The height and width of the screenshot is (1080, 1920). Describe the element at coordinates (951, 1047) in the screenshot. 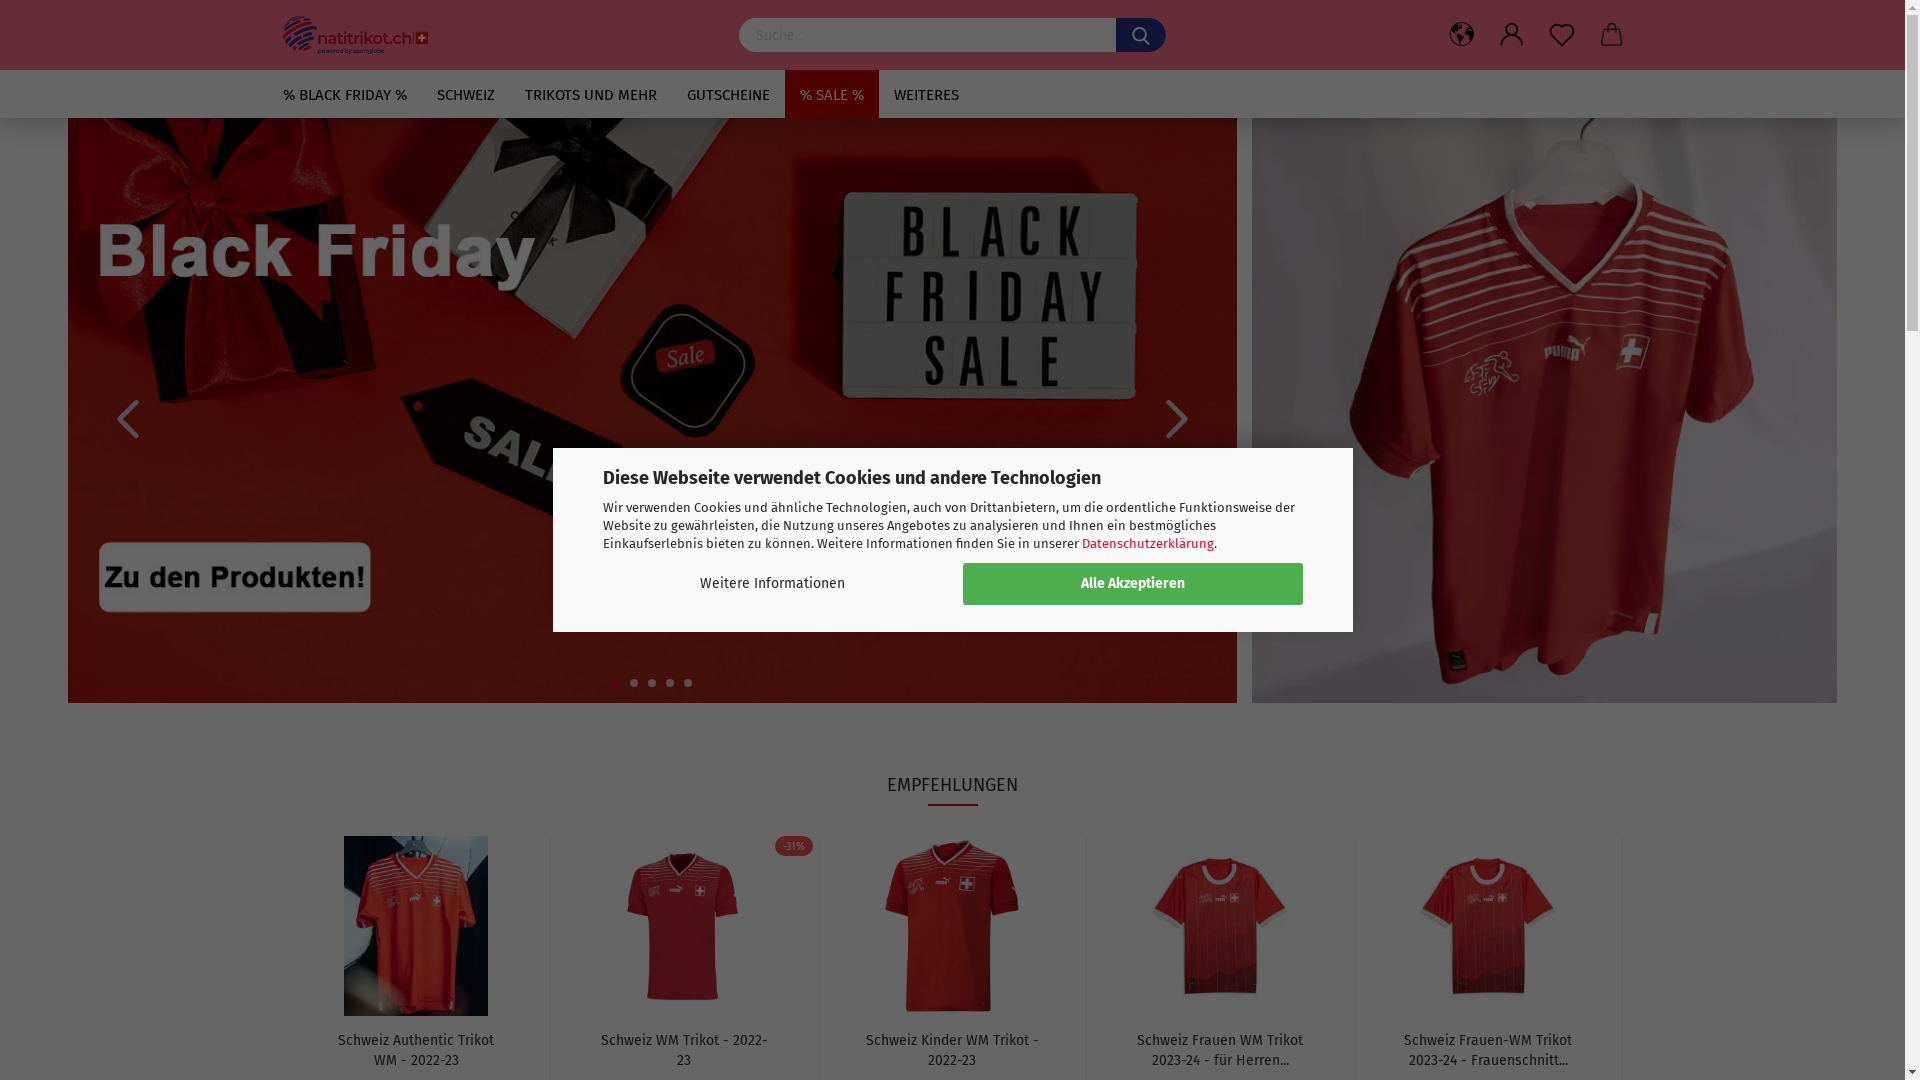

I see `'Schweiz Kinder WM Trikot - 2022-23'` at that location.